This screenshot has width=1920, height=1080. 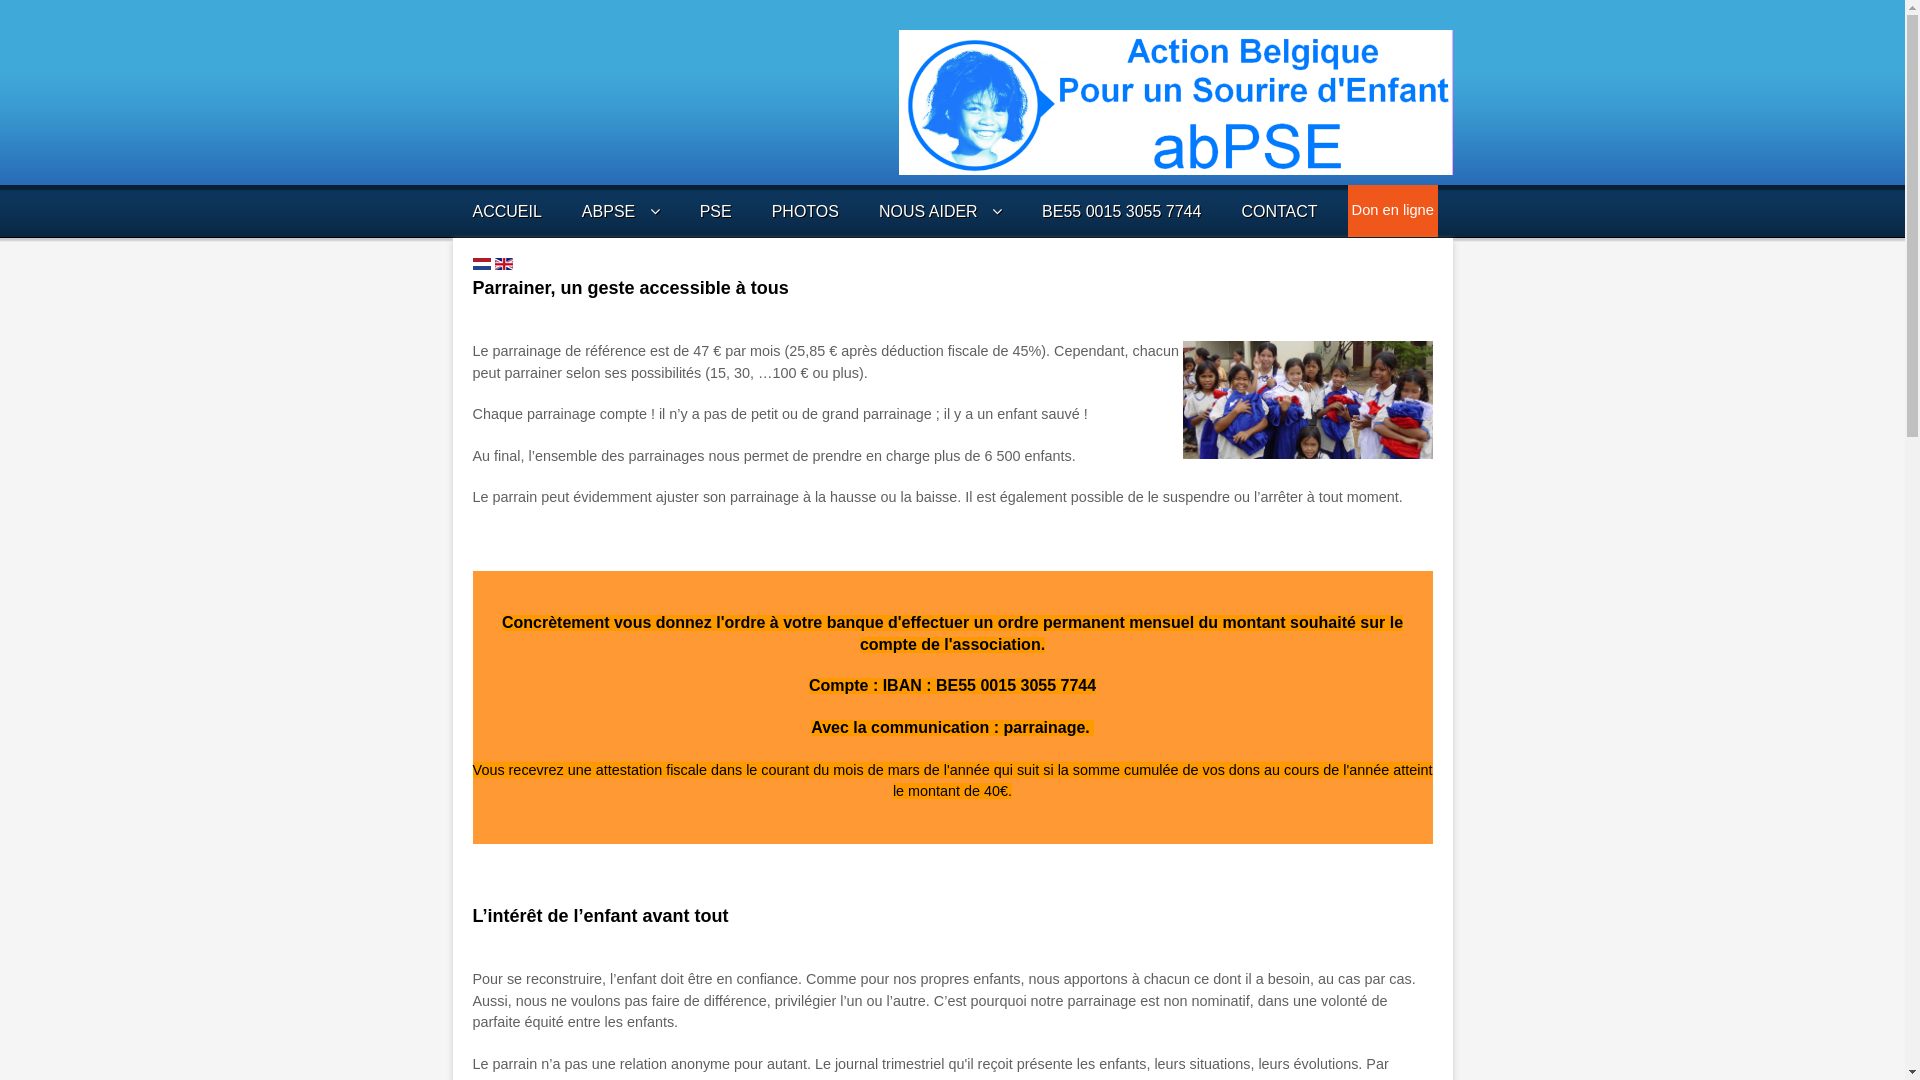 I want to click on 'PHOTOS', so click(x=805, y=211).